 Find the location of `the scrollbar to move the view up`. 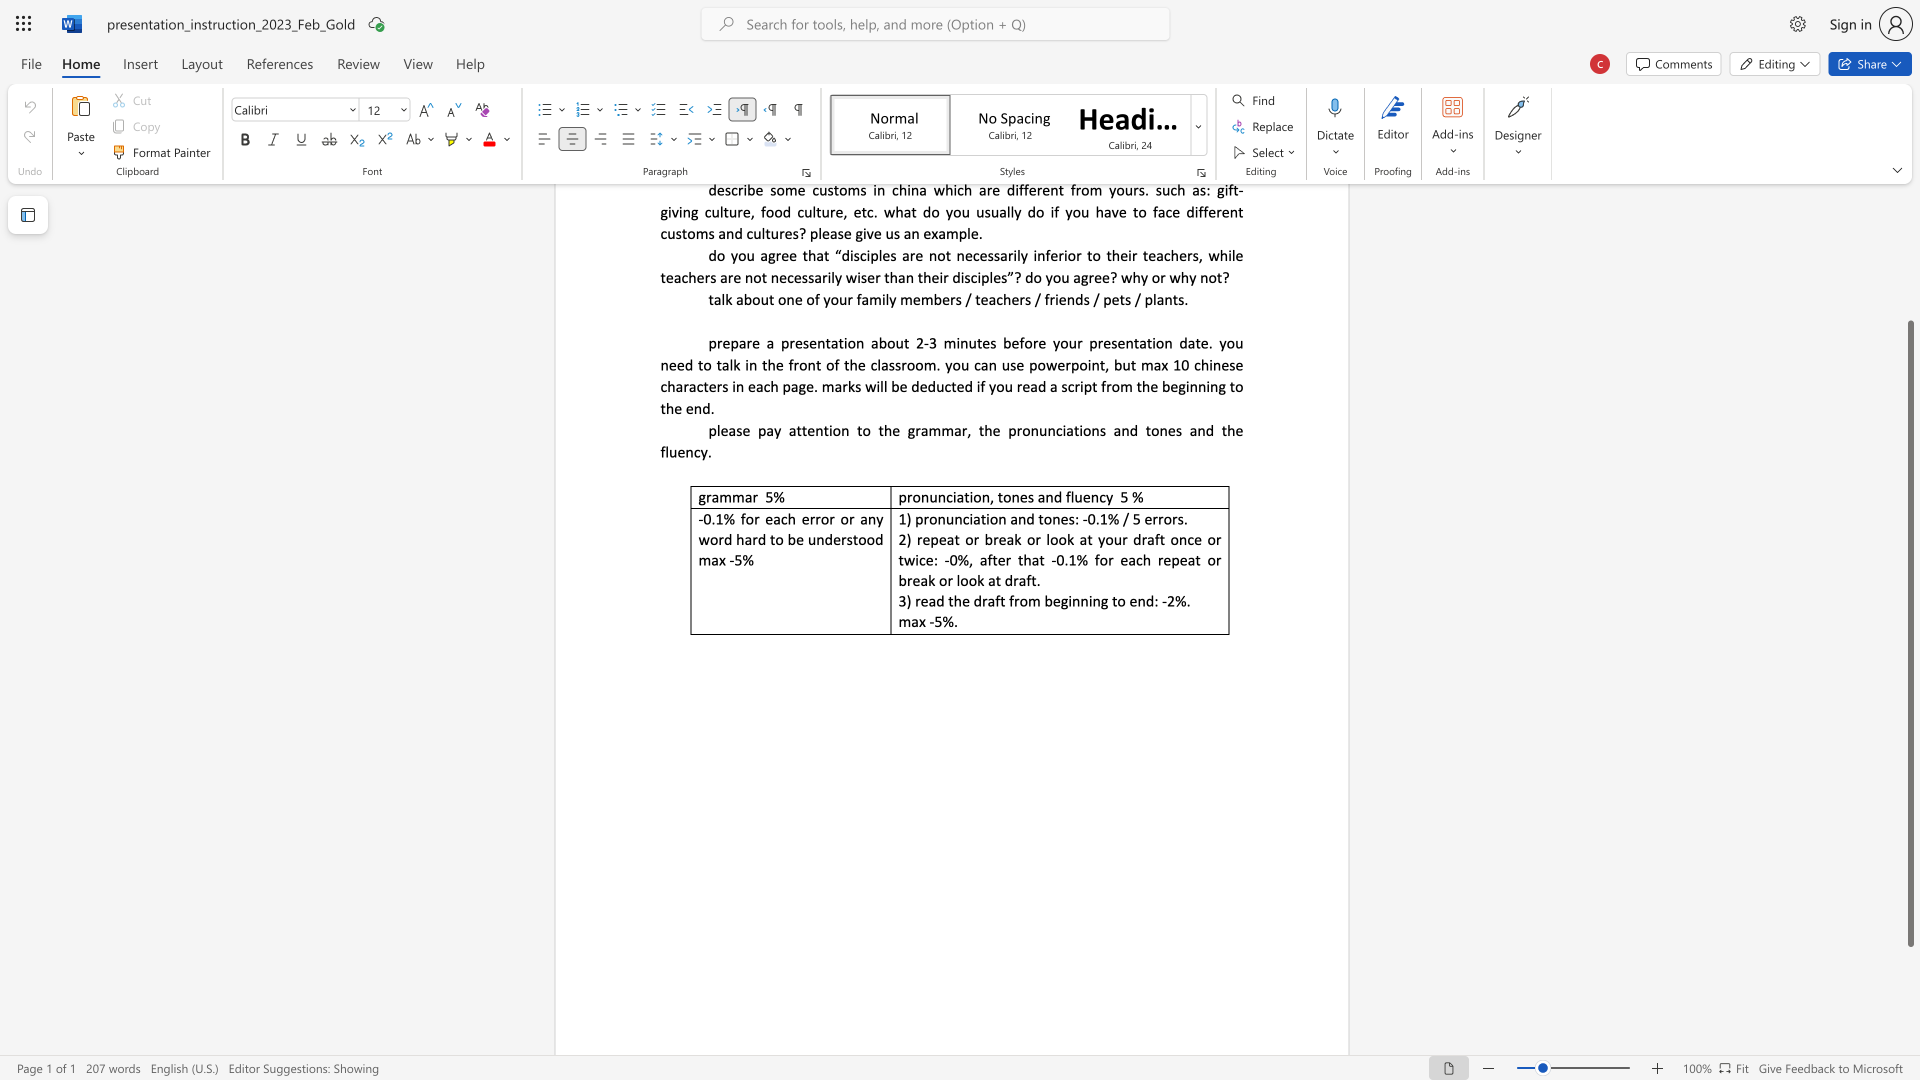

the scrollbar to move the view up is located at coordinates (1909, 229).